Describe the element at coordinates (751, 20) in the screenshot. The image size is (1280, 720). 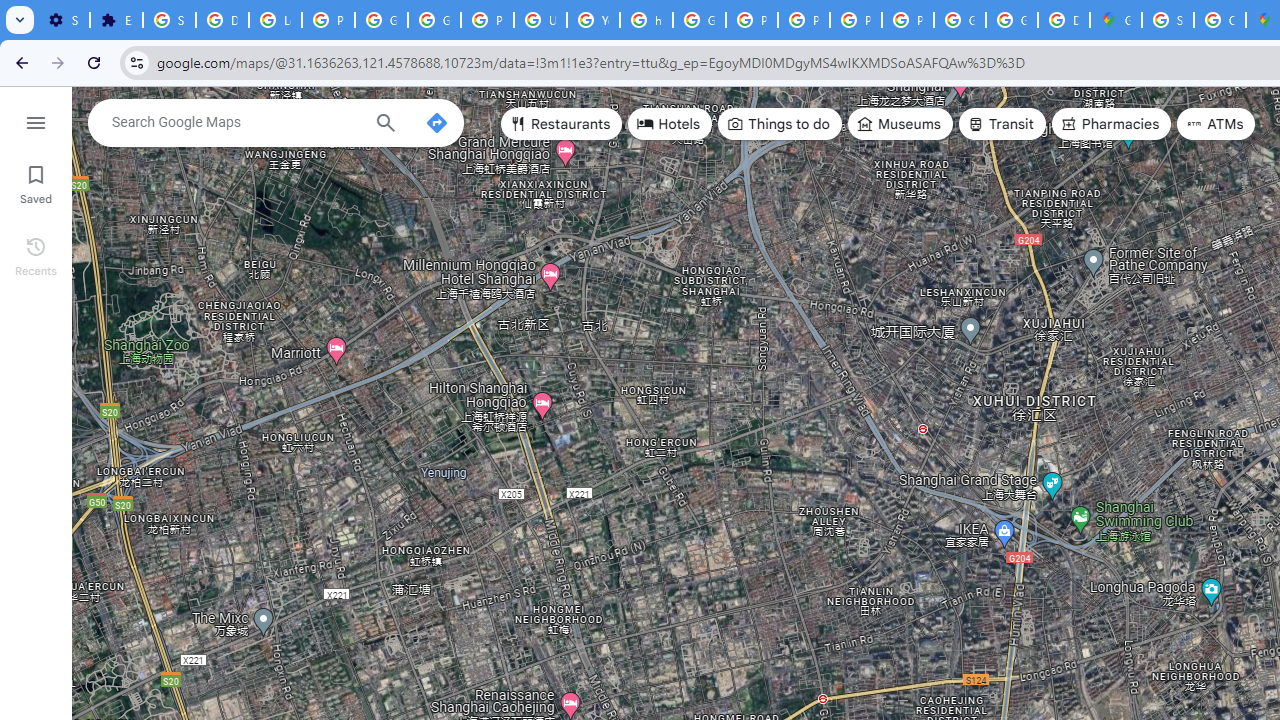
I see `'Privacy Help Center - Policies Help'` at that location.